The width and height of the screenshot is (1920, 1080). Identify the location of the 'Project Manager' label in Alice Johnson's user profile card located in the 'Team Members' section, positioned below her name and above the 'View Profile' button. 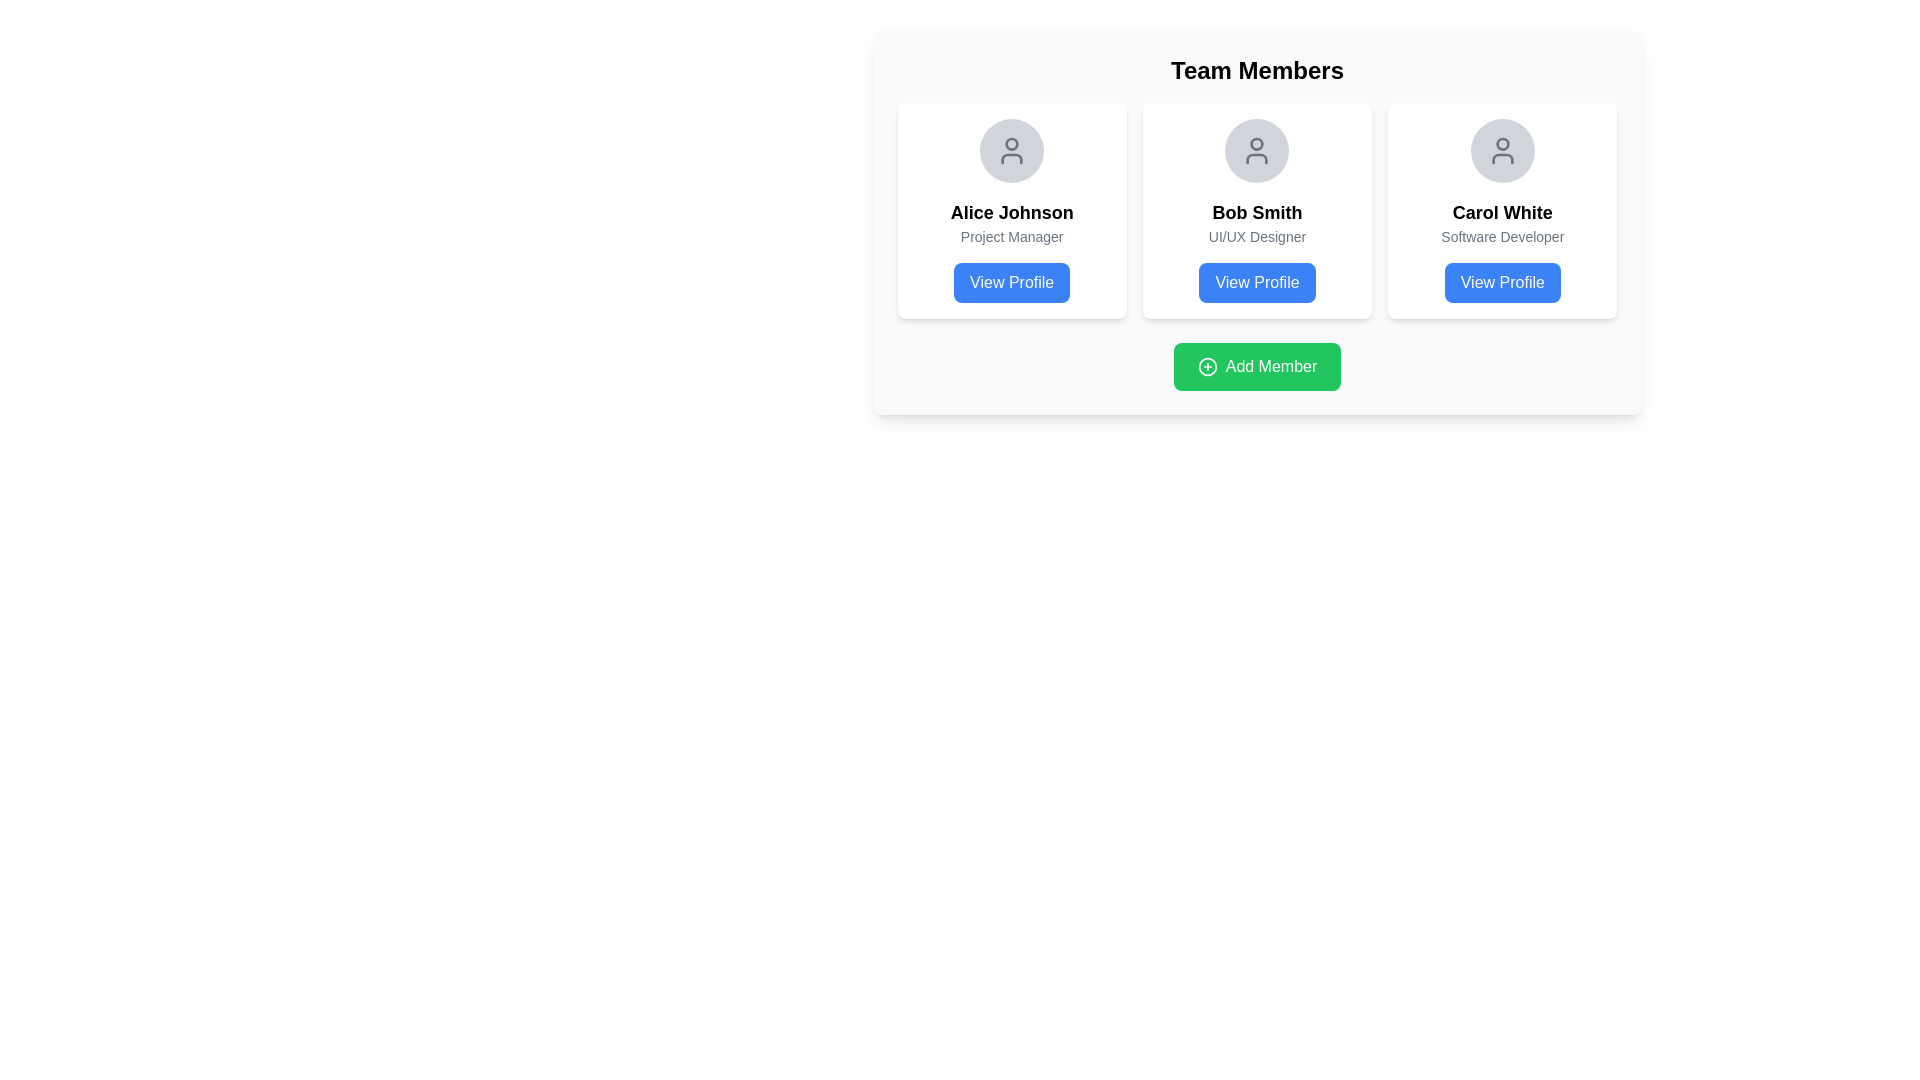
(1012, 235).